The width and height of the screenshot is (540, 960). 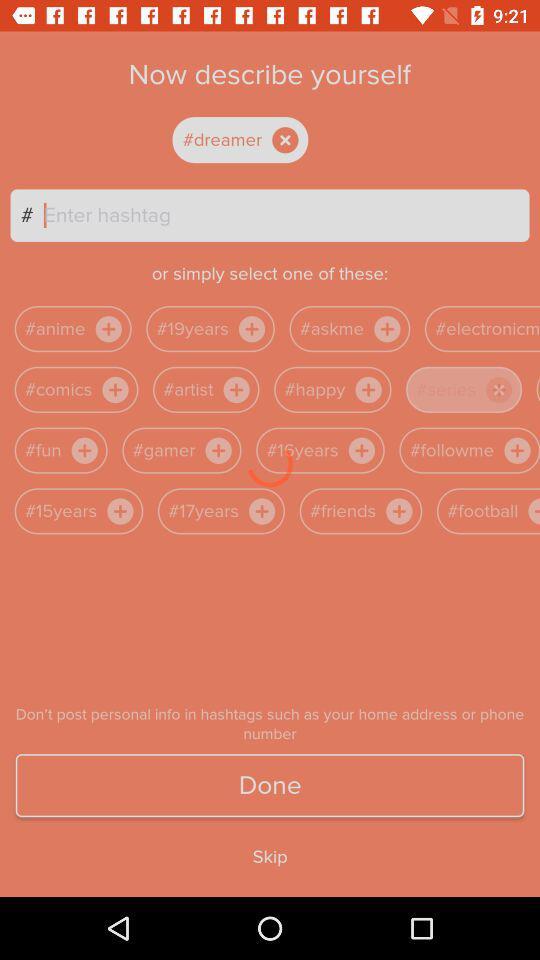 I want to click on the icon above or simply select item, so click(x=285, y=215).